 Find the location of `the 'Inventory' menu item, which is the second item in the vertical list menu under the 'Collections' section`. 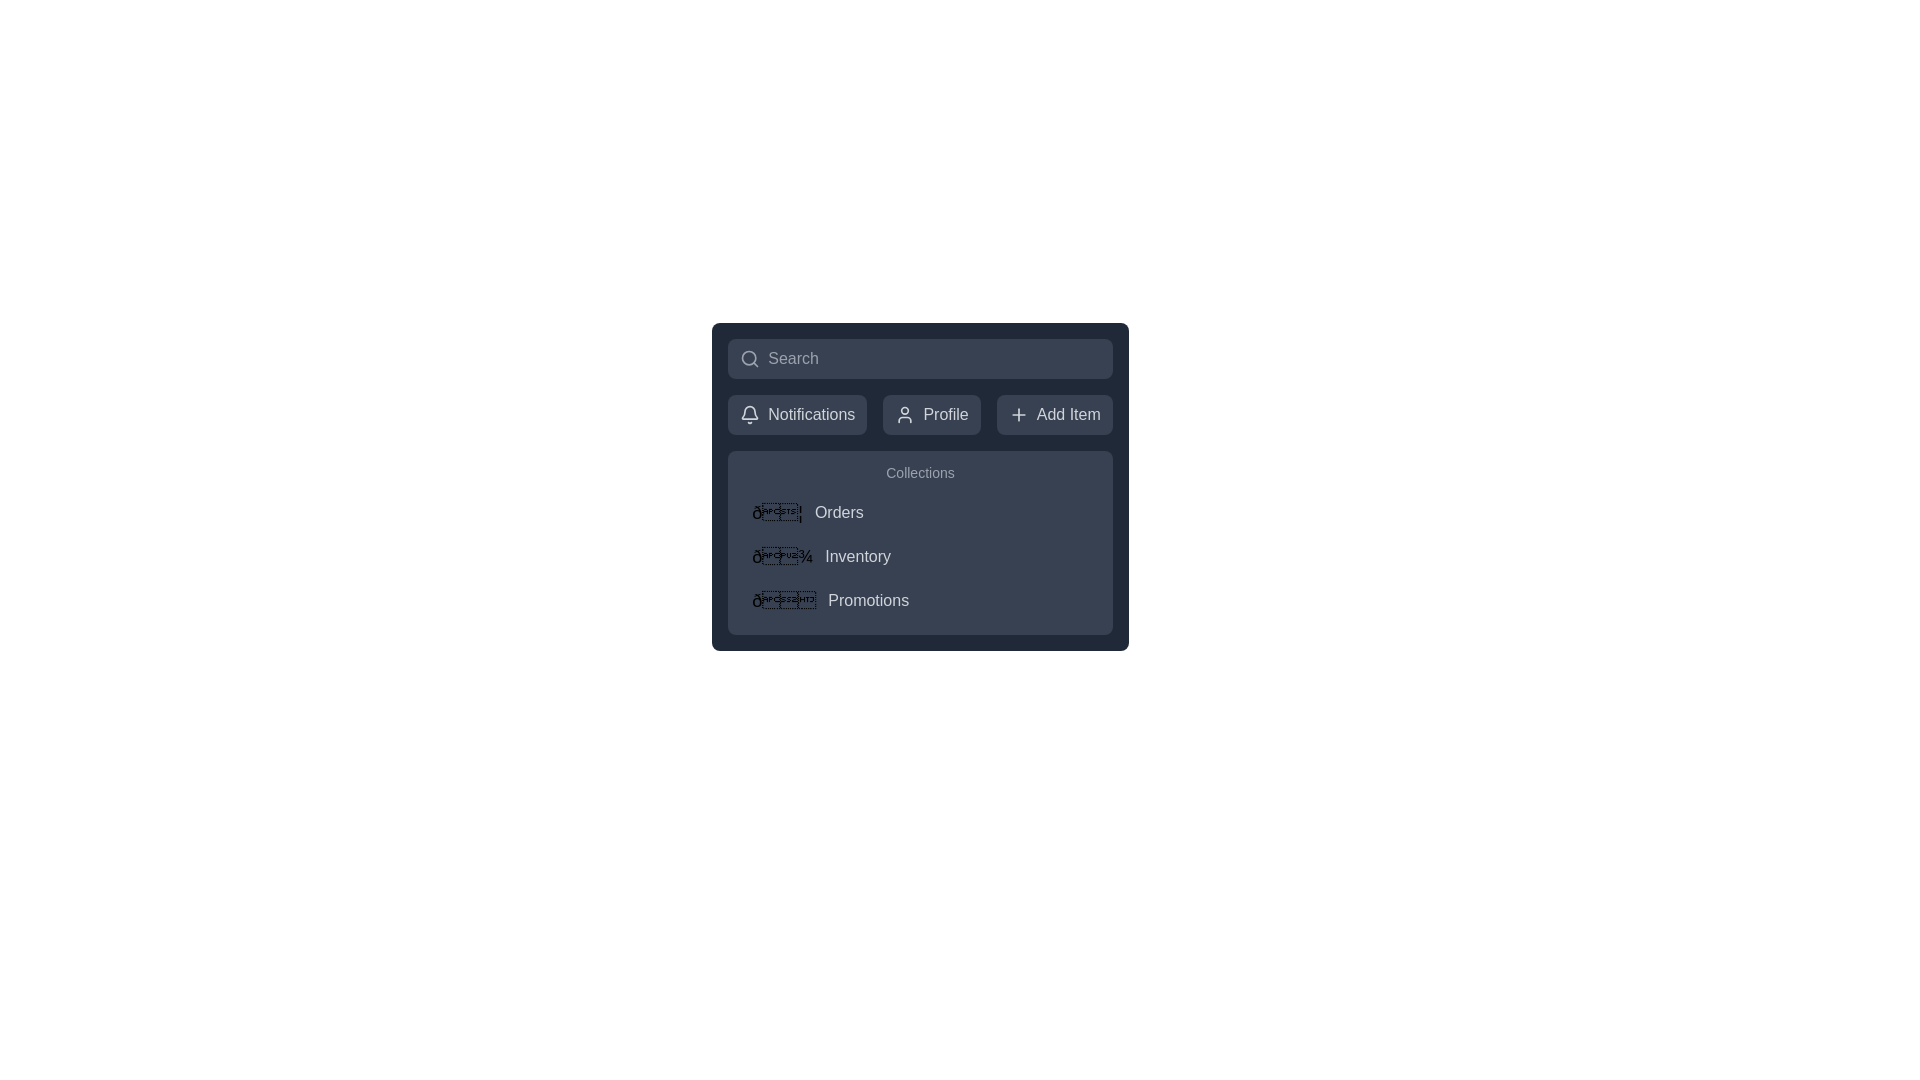

the 'Inventory' menu item, which is the second item in the vertical list menu under the 'Collections' section is located at coordinates (919, 556).